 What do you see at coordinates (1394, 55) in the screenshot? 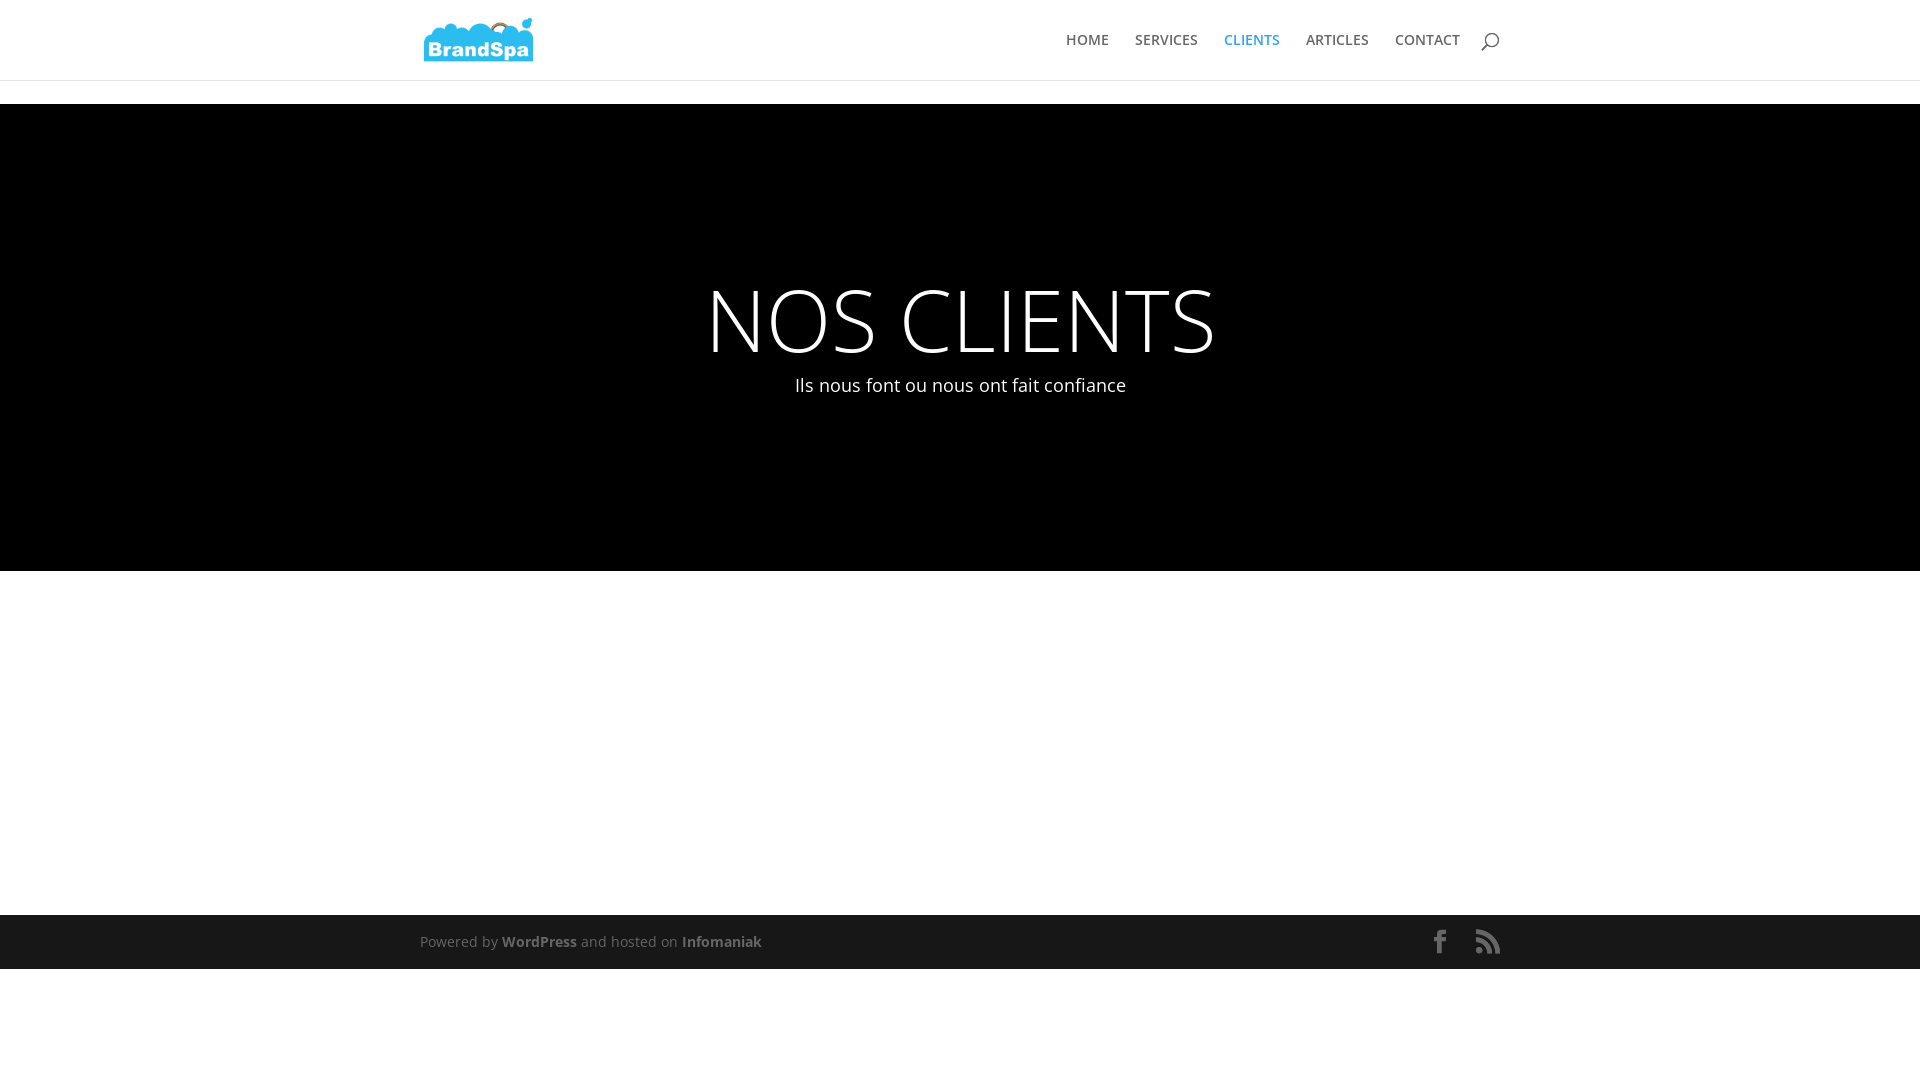
I see `'CONTACT'` at bounding box center [1394, 55].